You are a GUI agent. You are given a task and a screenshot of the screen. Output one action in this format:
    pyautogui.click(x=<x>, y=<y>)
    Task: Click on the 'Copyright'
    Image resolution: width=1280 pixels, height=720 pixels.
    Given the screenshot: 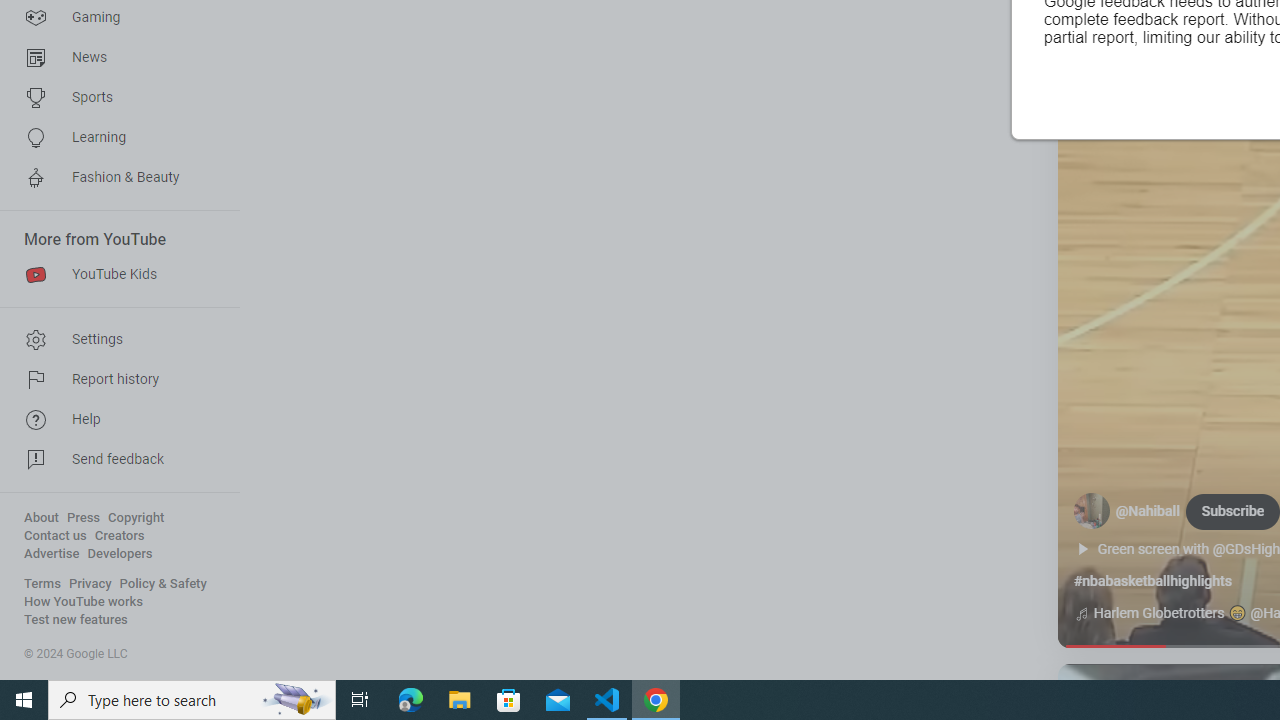 What is the action you would take?
    pyautogui.click(x=135, y=517)
    